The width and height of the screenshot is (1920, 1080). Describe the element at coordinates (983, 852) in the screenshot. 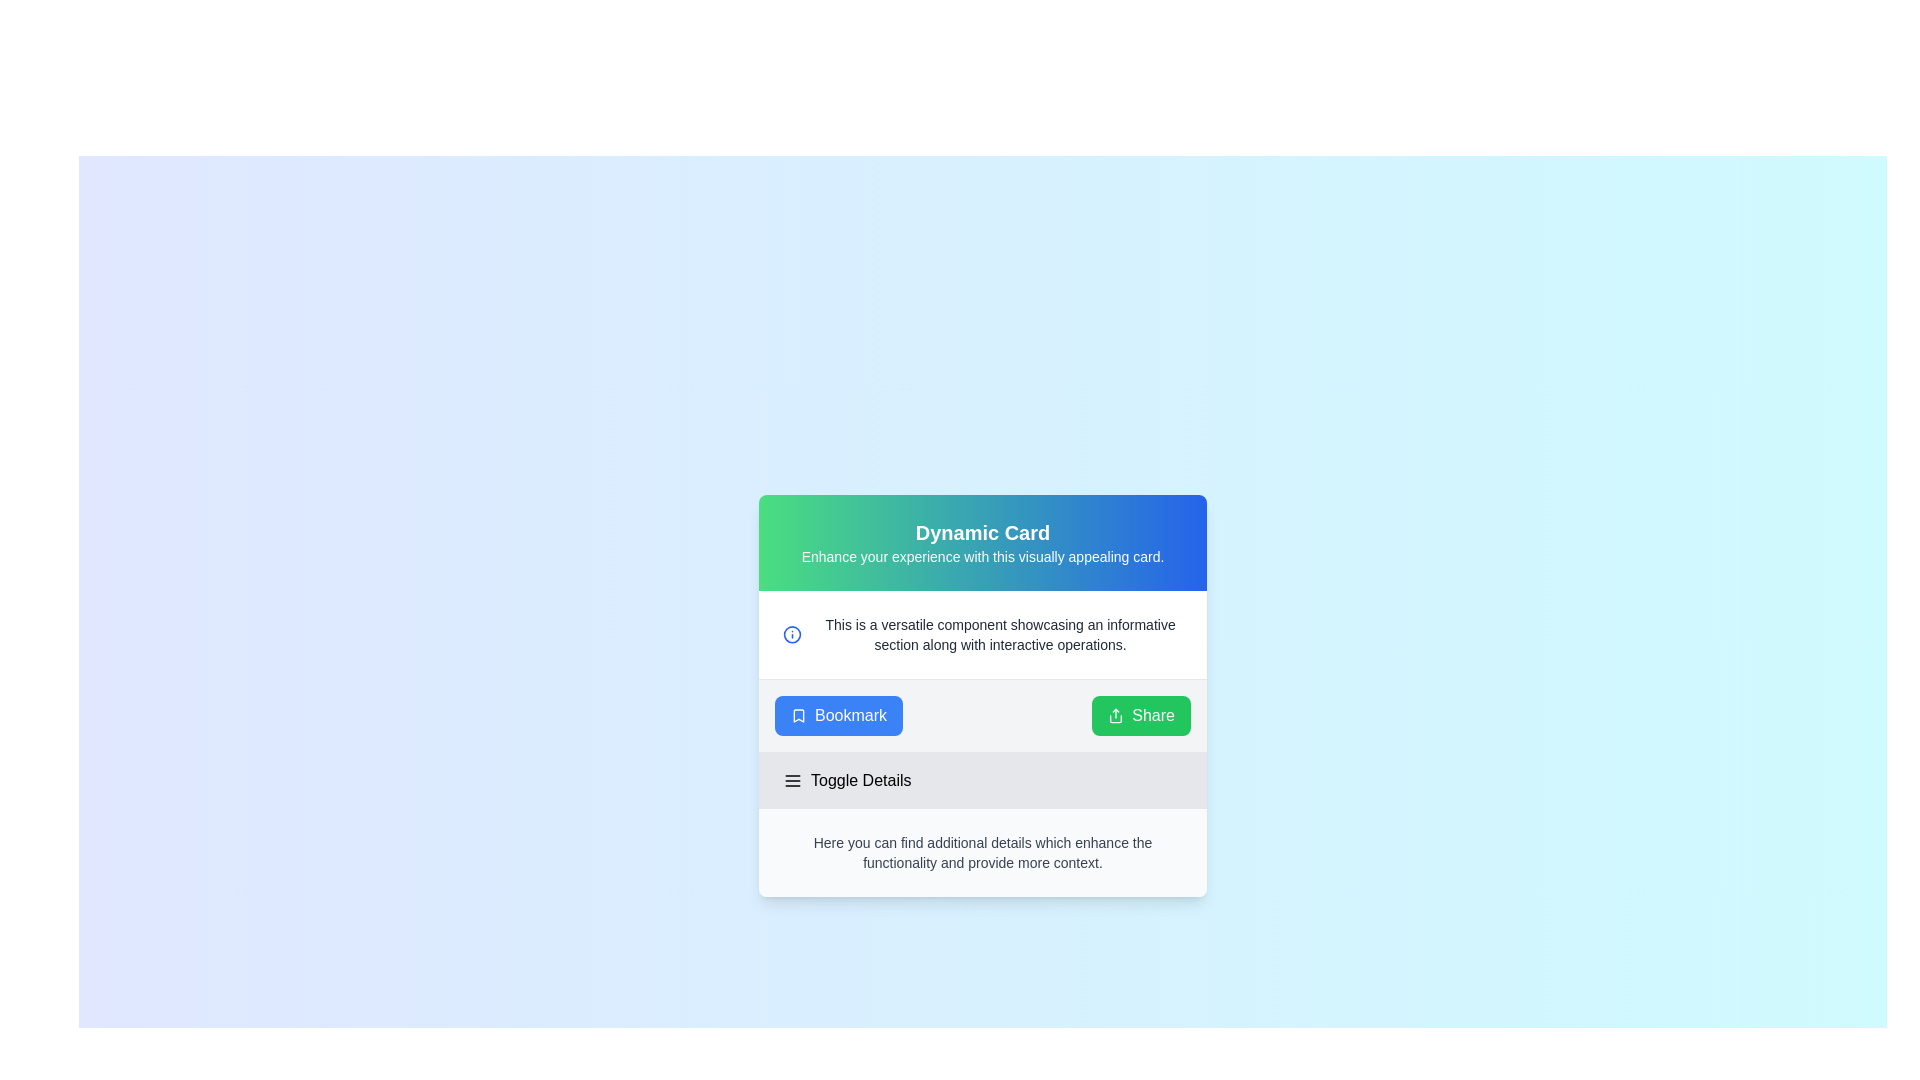

I see `text block that is styled with a light gray background and dark gray text, located directly below the 'Toggle Details' section` at that location.